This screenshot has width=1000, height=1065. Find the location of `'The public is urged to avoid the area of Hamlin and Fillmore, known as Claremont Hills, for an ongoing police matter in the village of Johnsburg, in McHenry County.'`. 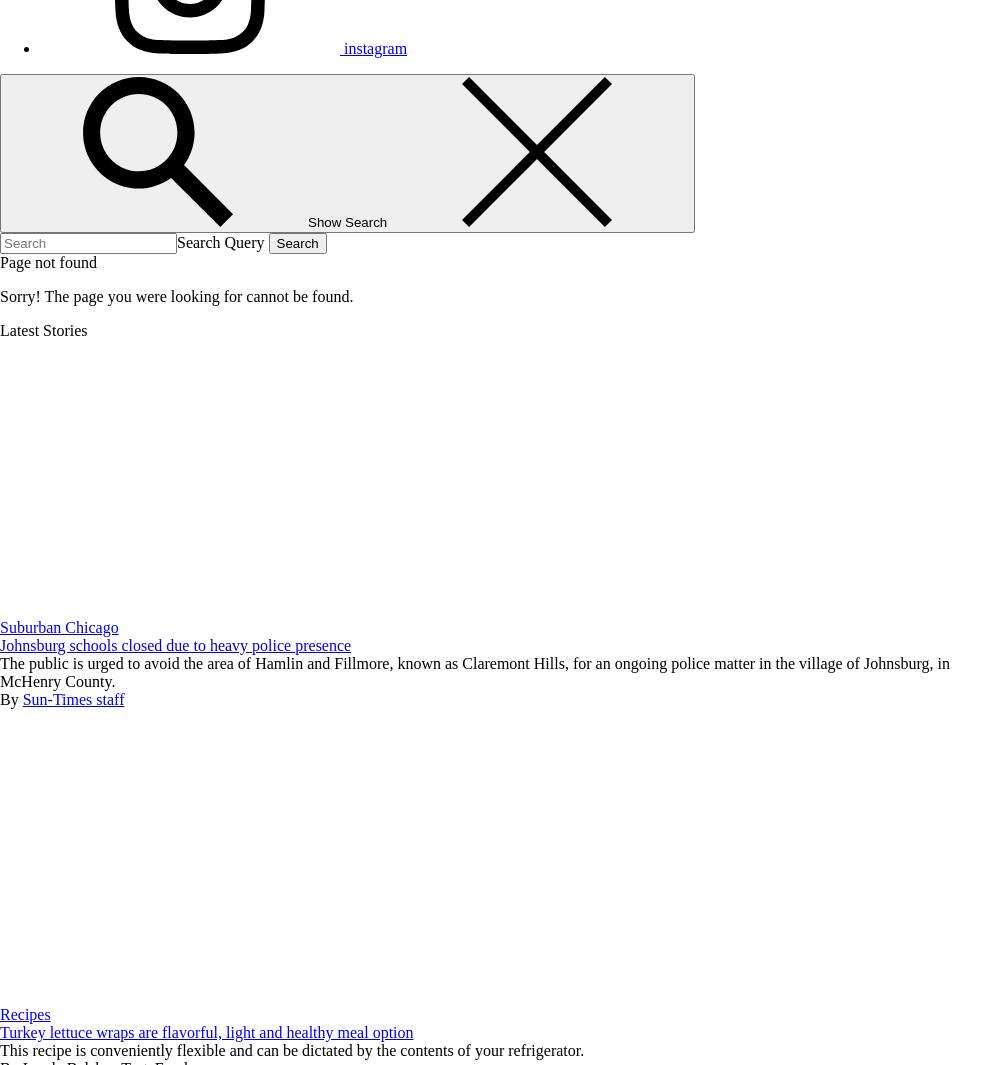

'The public is urged to avoid the area of Hamlin and Fillmore, known as Claremont Hills, for an ongoing police matter in the village of Johnsburg, in McHenry County.' is located at coordinates (473, 672).